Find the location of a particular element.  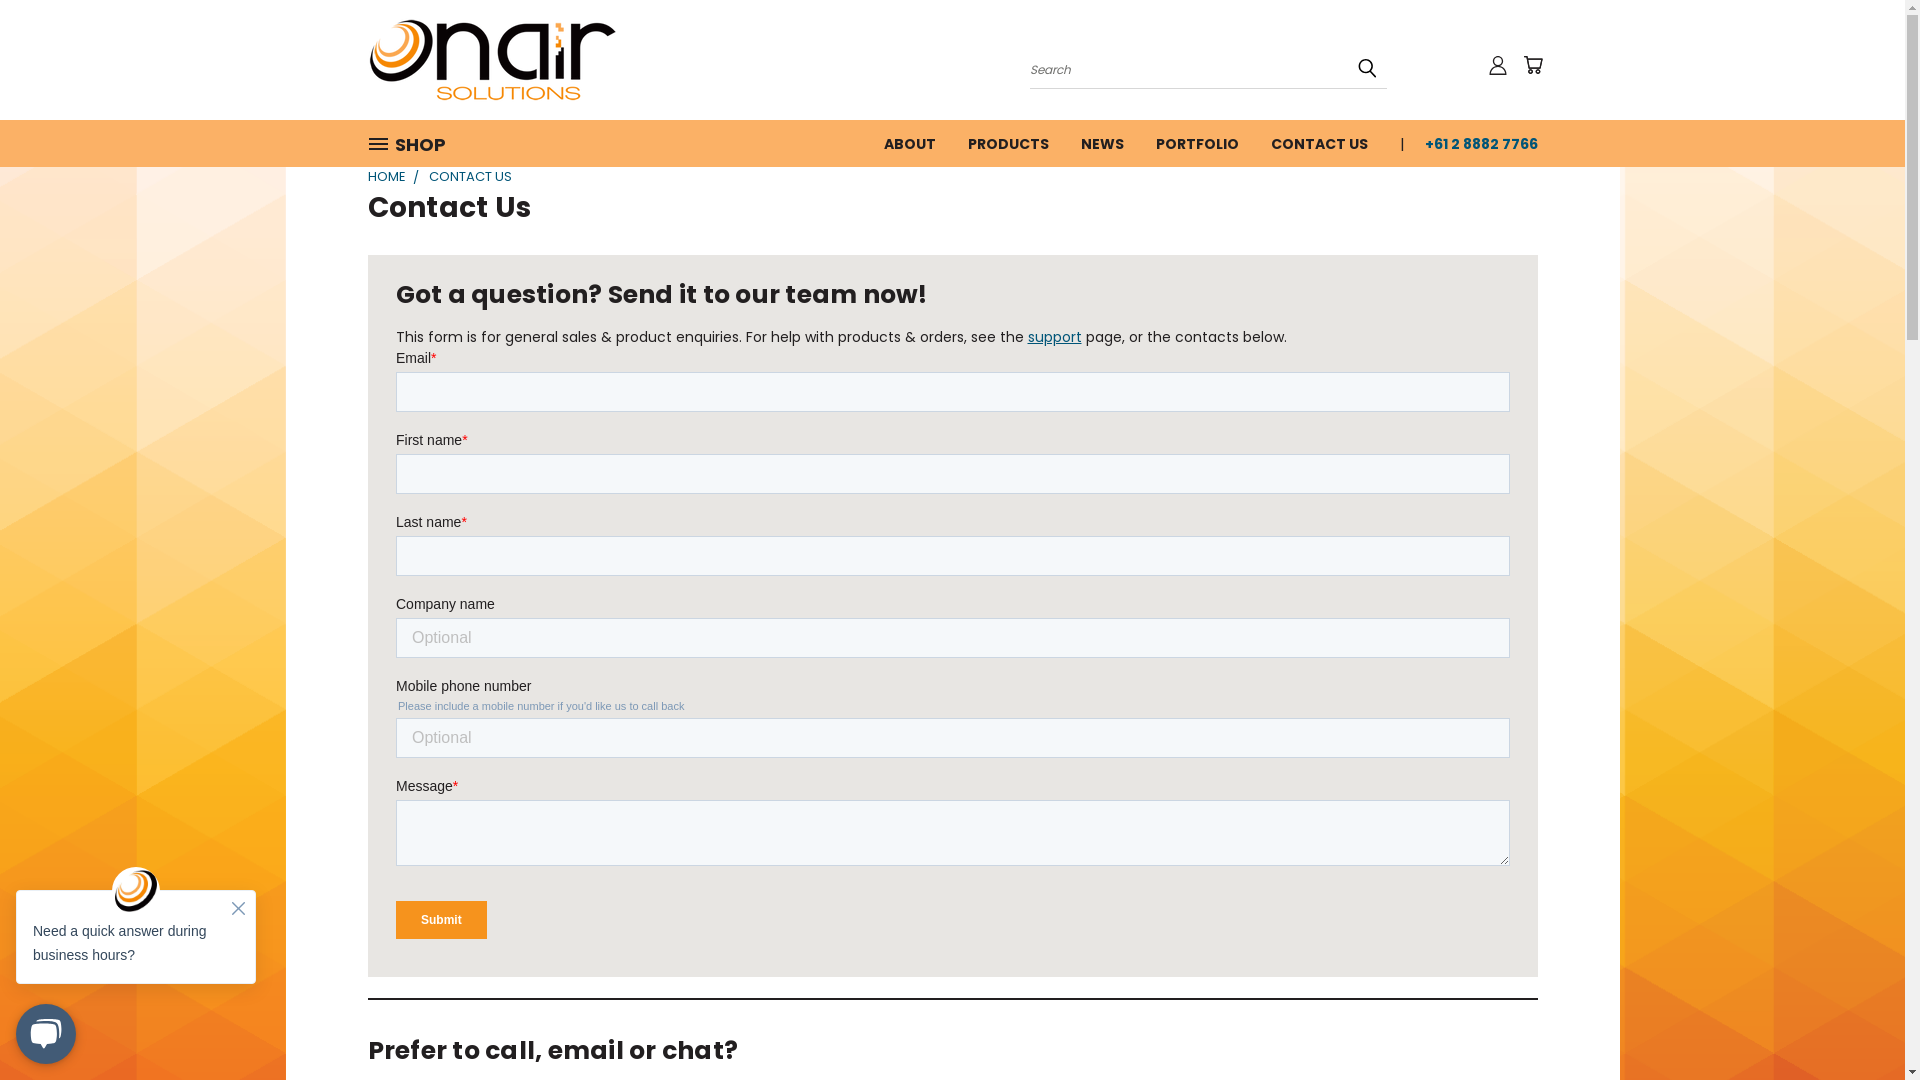

'support' is located at coordinates (1027, 335).